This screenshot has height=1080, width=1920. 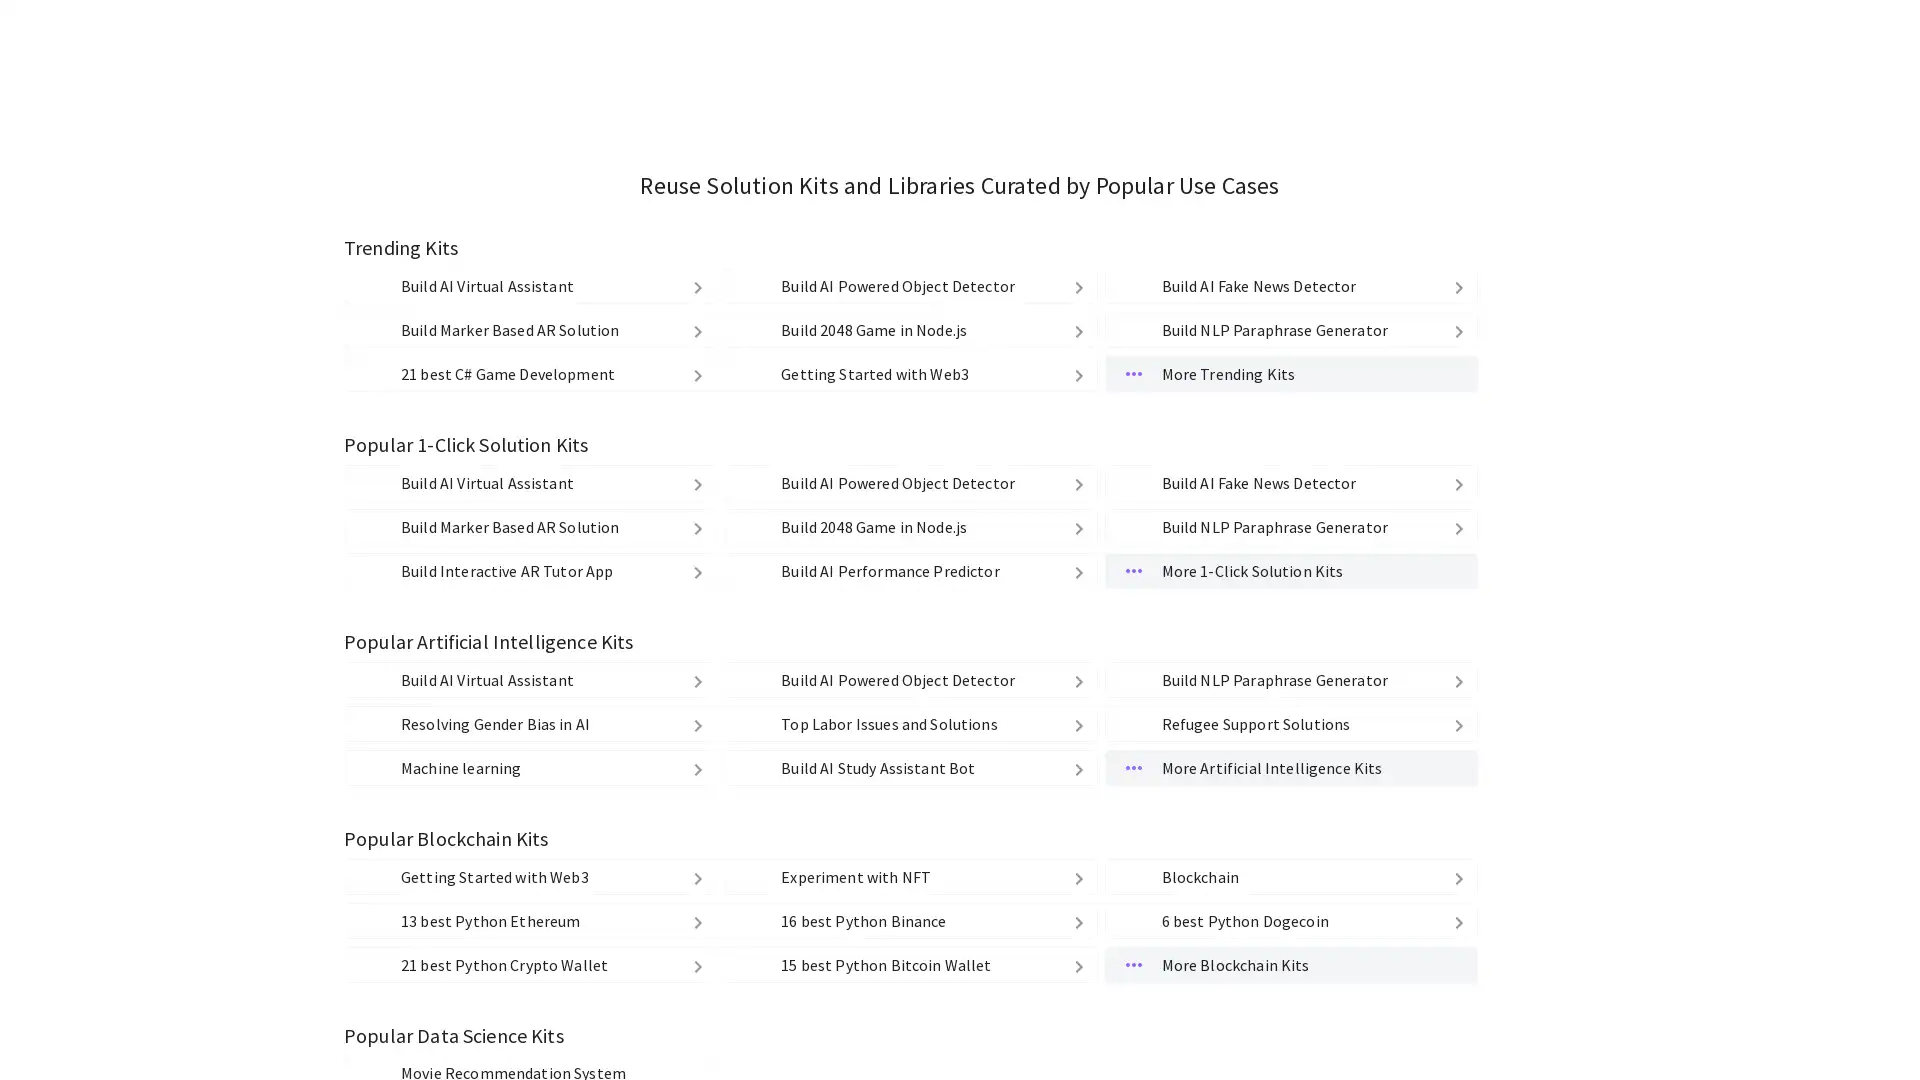 What do you see at coordinates (1077, 986) in the screenshot?
I see `delete` at bounding box center [1077, 986].